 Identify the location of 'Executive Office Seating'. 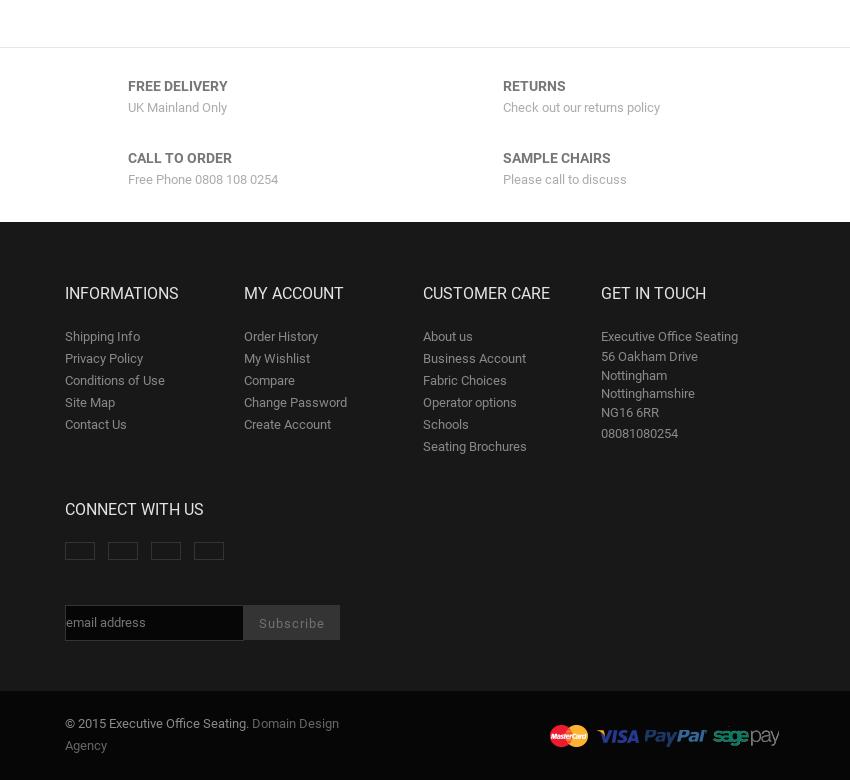
(669, 335).